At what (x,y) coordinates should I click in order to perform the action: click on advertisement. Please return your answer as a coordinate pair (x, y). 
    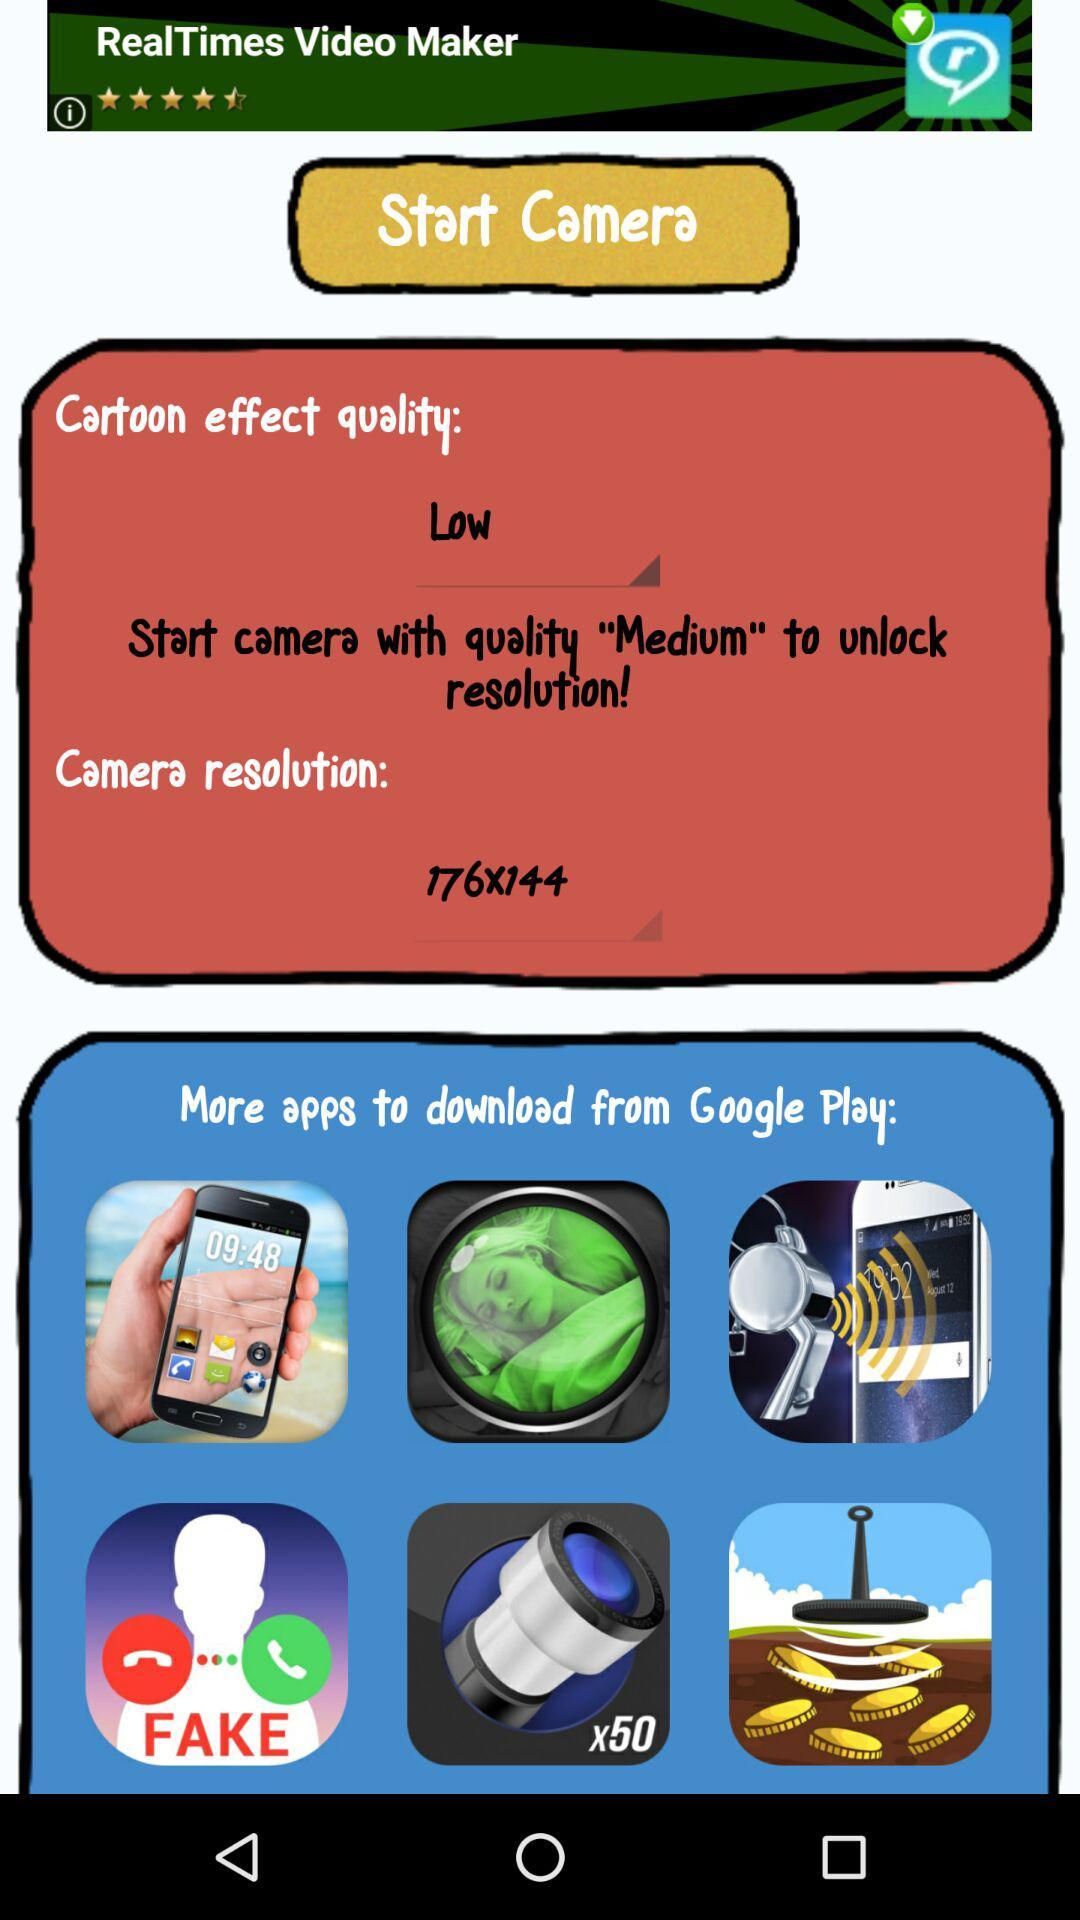
    Looking at the image, I should click on (216, 1633).